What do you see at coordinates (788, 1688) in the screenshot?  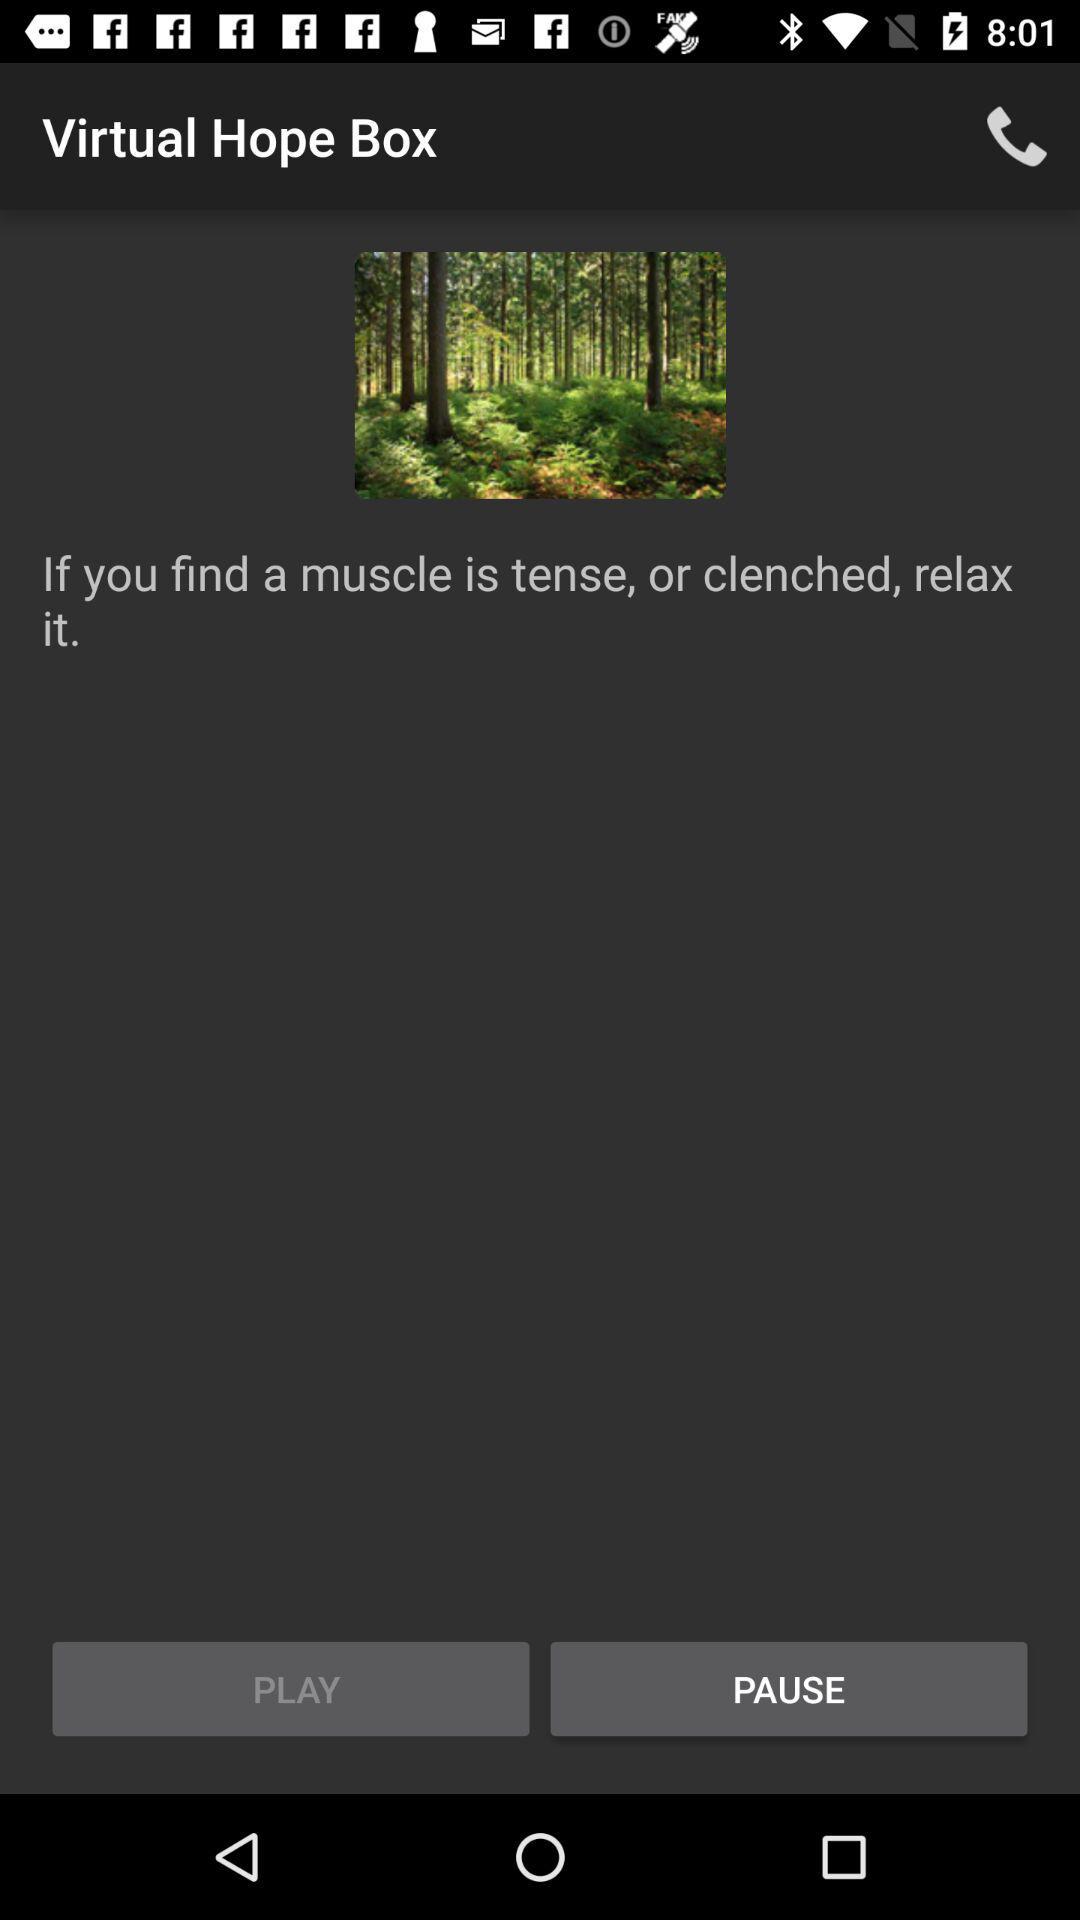 I see `pause item` at bounding box center [788, 1688].